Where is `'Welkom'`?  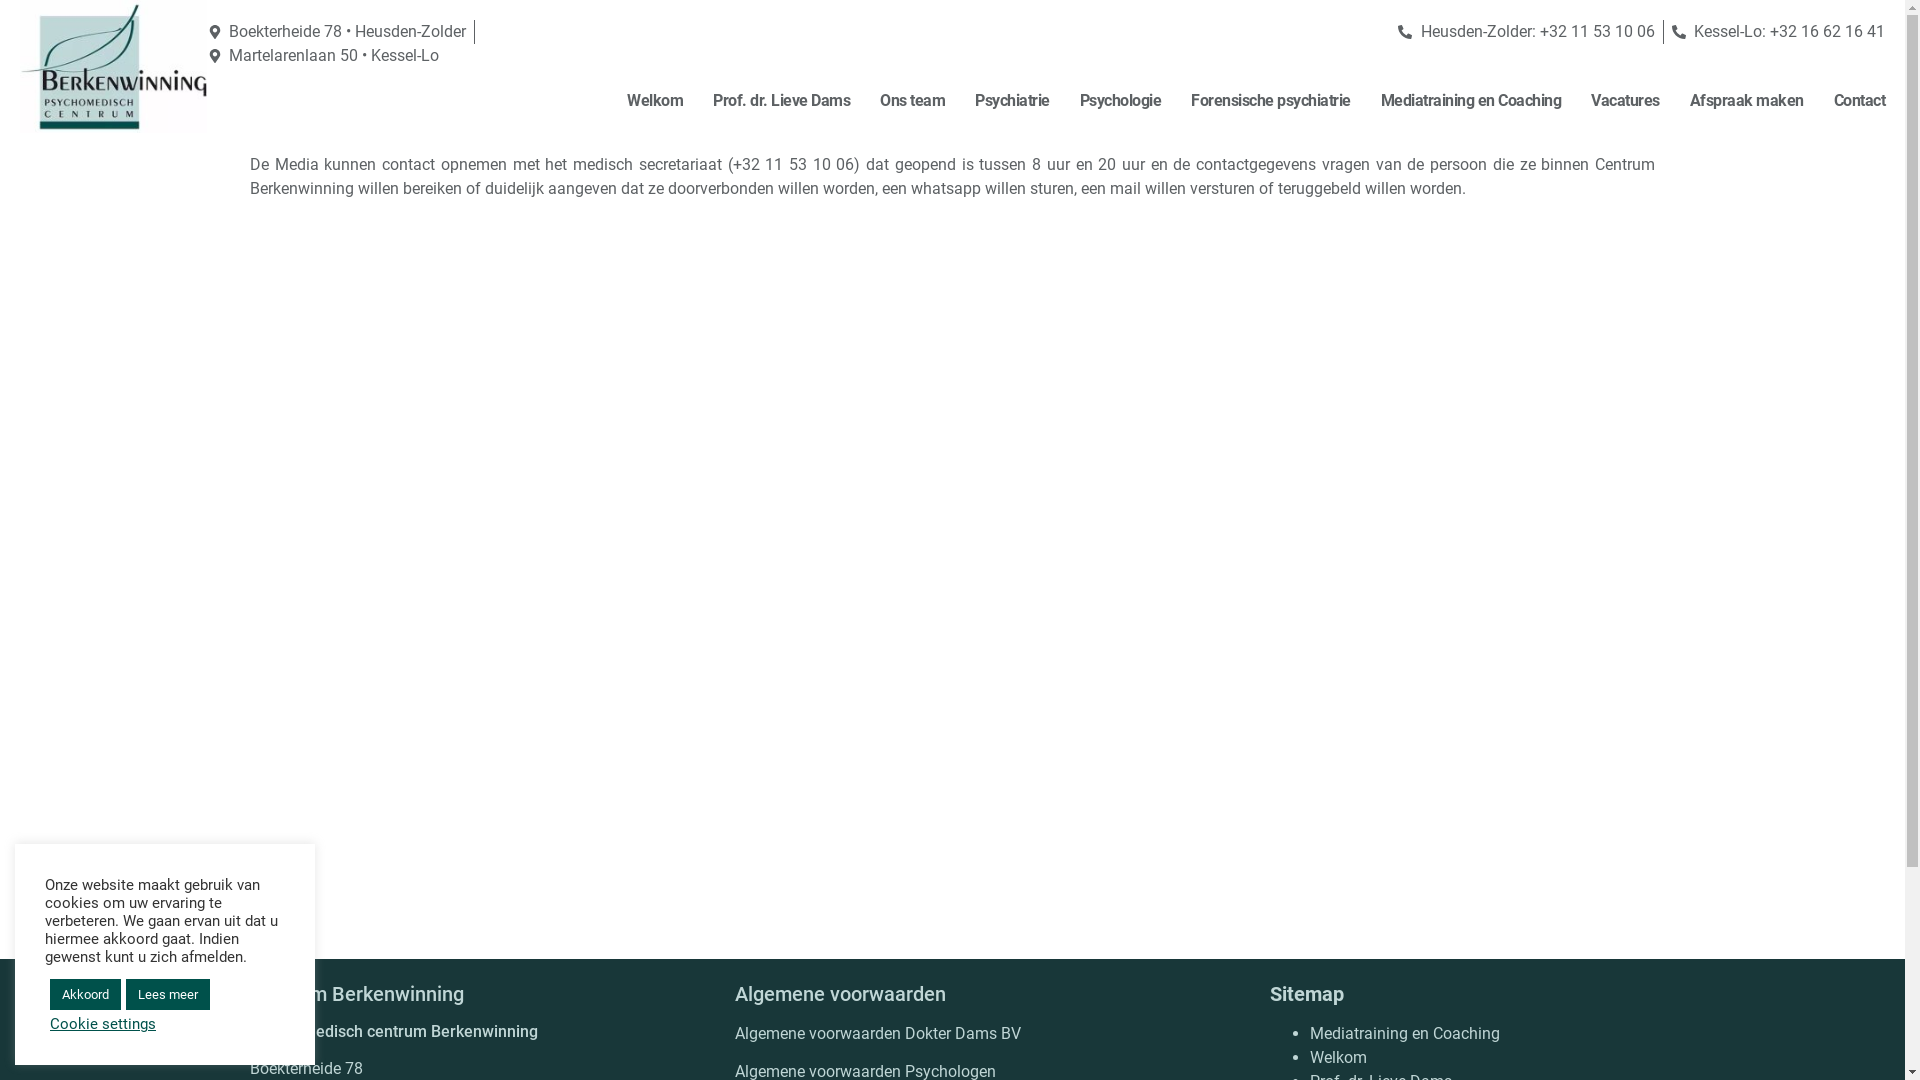 'Welkom' is located at coordinates (1338, 1056).